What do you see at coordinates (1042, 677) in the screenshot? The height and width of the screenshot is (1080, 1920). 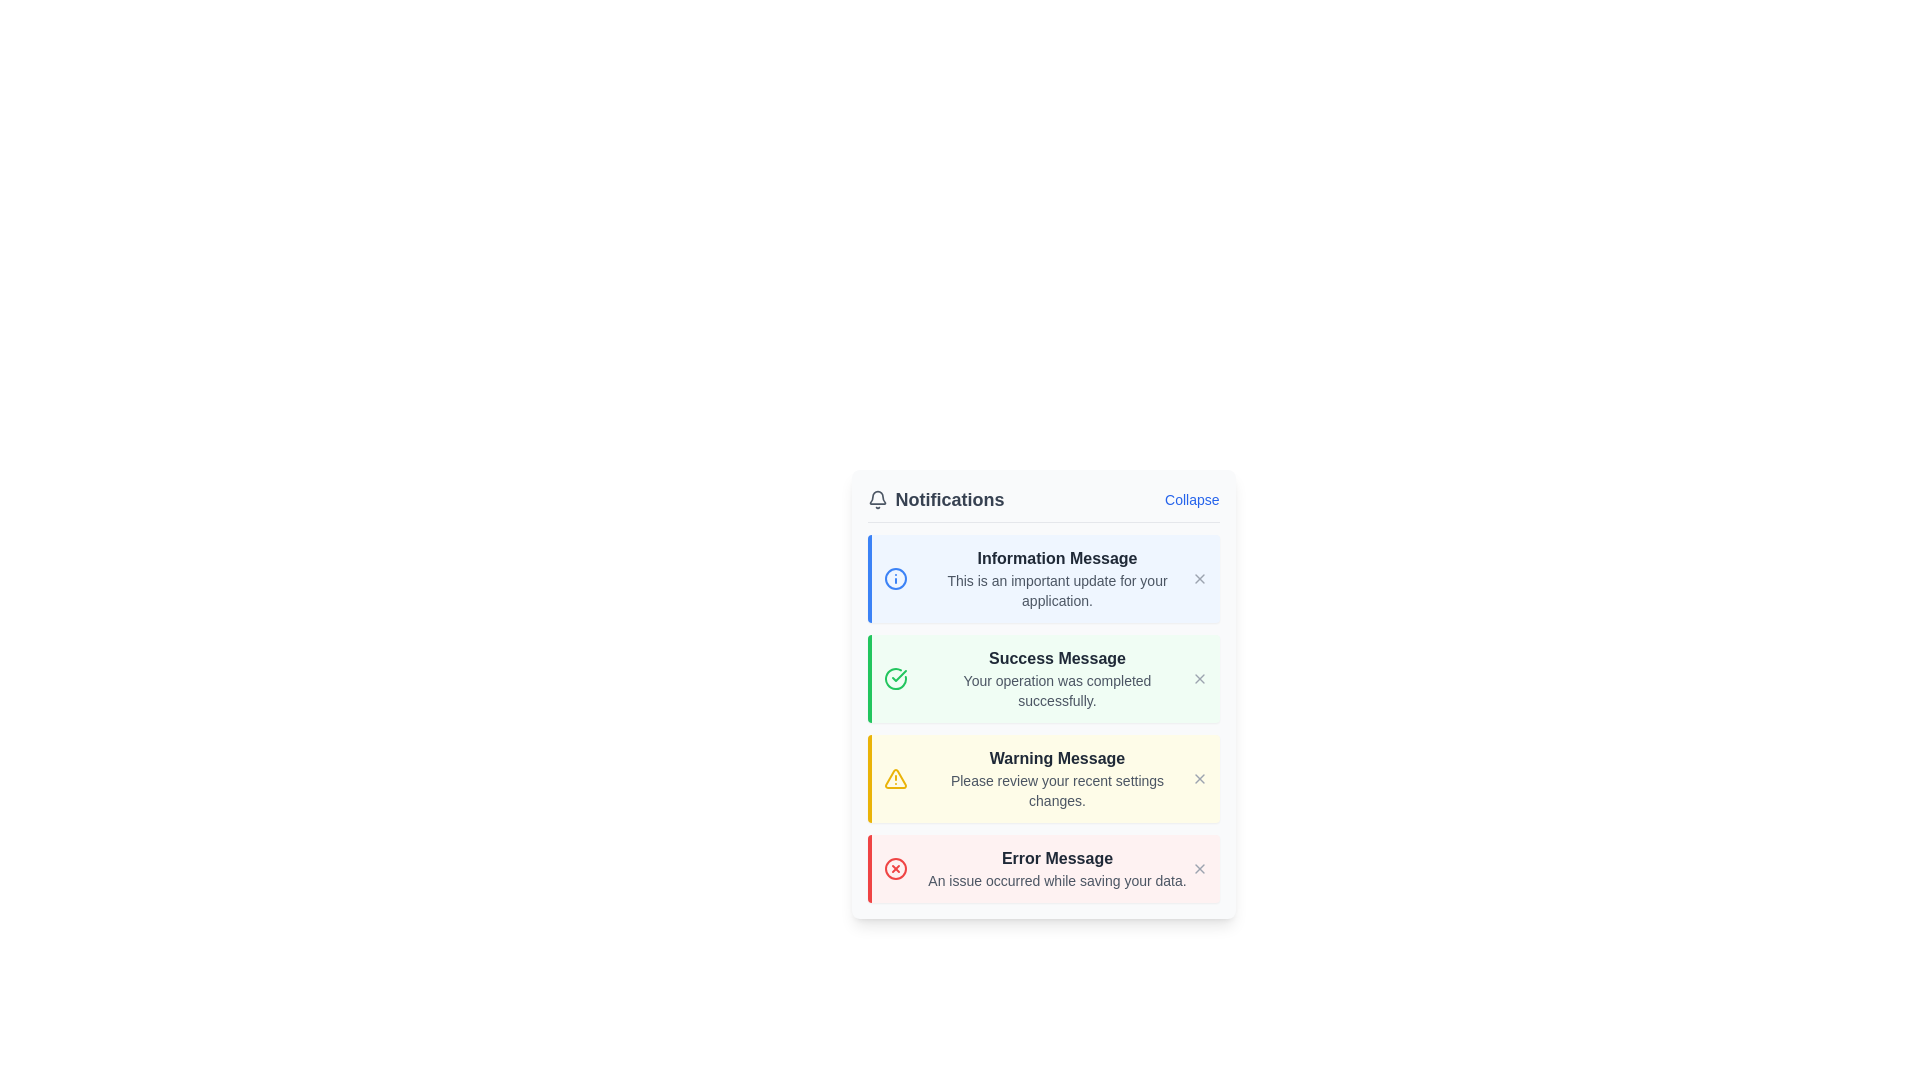 I see `the notification block with a green left border and a light green background titled 'Success Message', which indicates a successful operation` at bounding box center [1042, 677].